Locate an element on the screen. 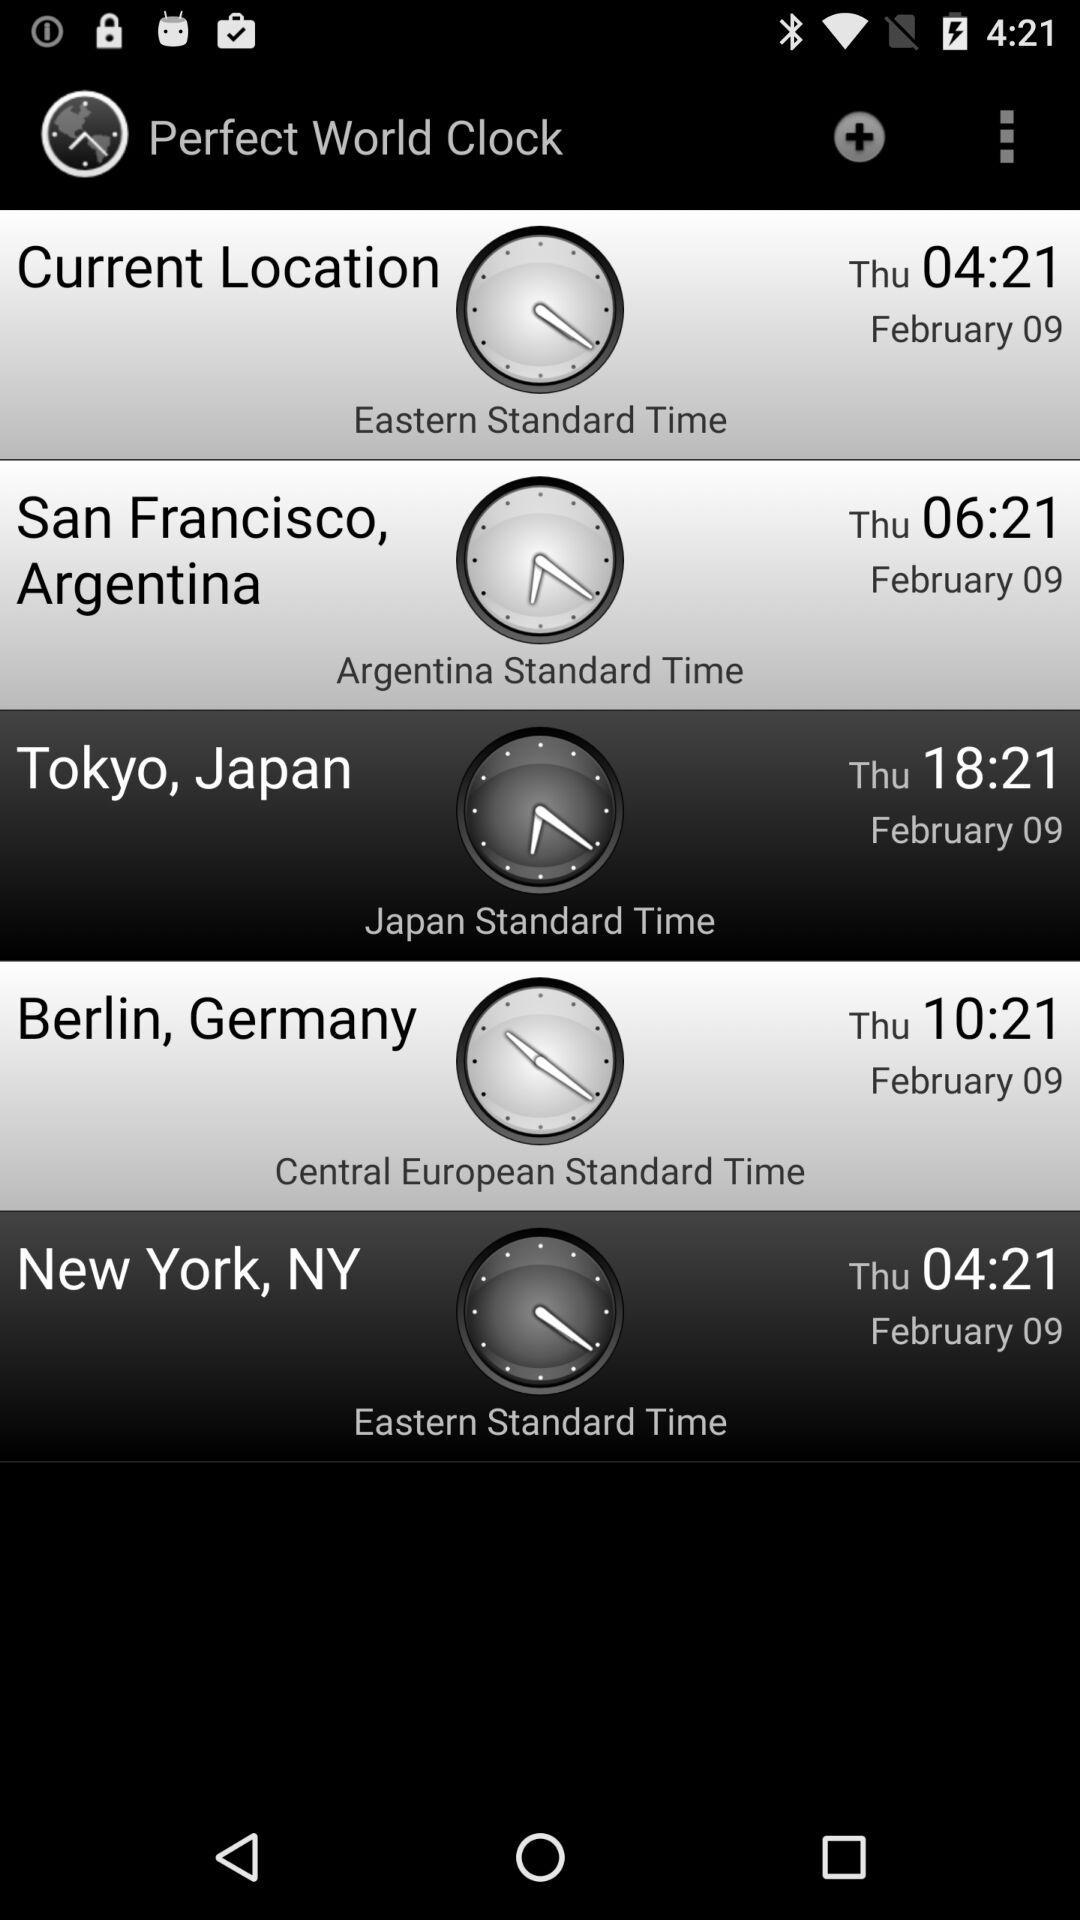  the app above central european standard icon is located at coordinates (234, 1015).